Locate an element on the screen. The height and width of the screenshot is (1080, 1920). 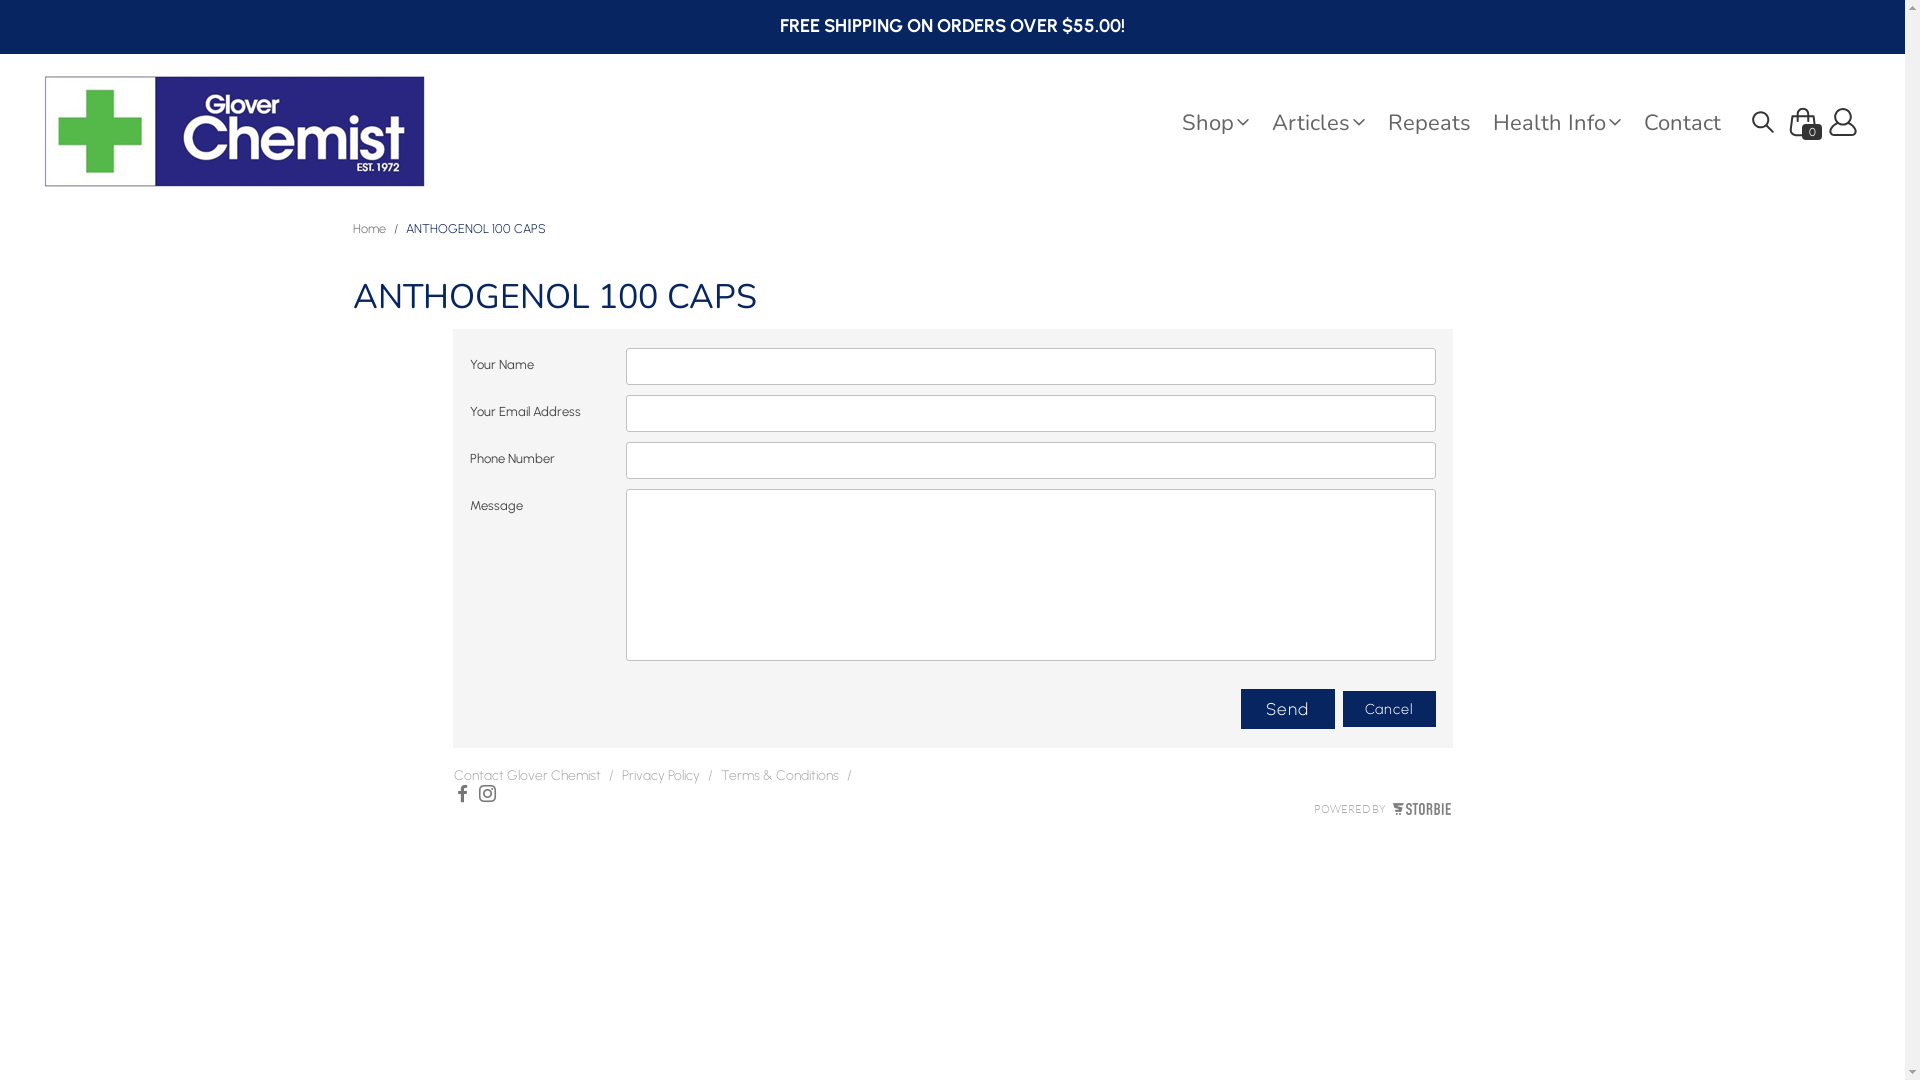
'Privacy Policy' is located at coordinates (661, 778).